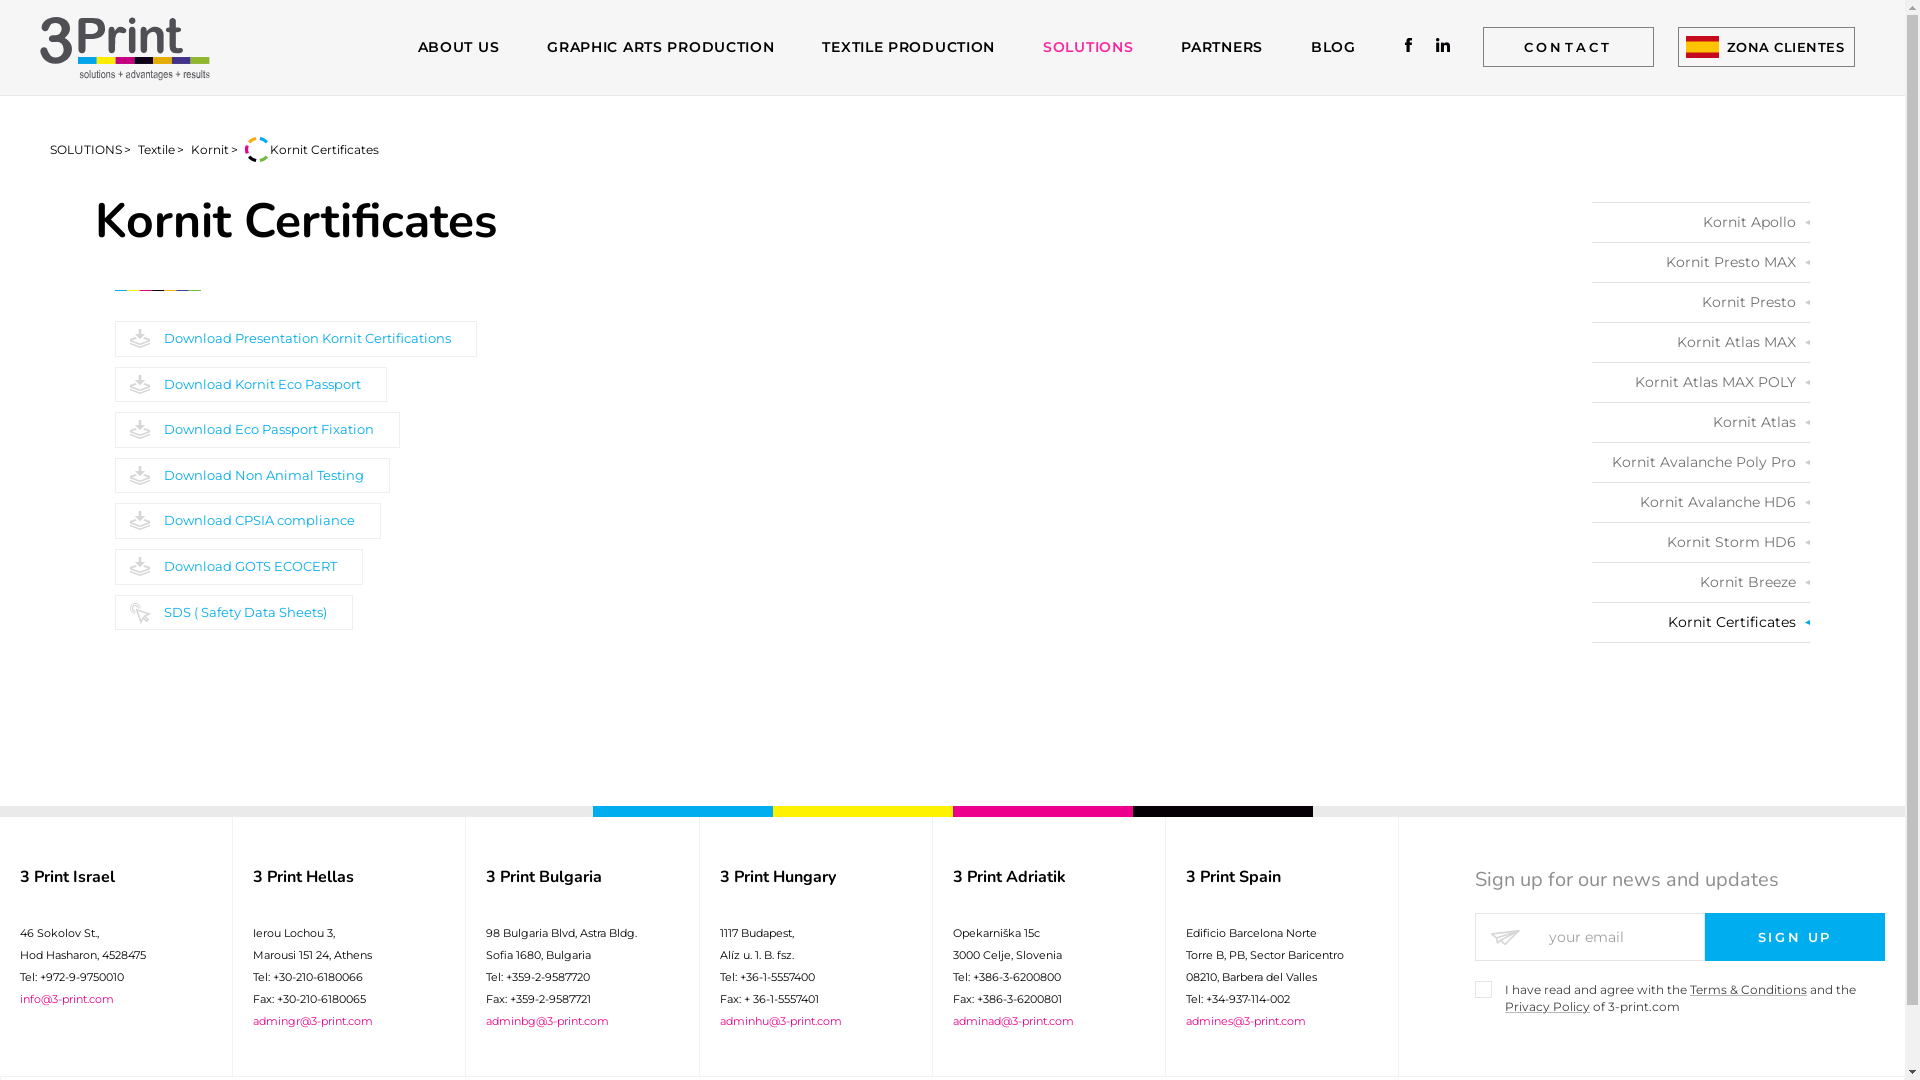 The width and height of the screenshot is (1920, 1080). Describe the element at coordinates (660, 45) in the screenshot. I see `'GRAPHIC ARTS PRODUCTION'` at that location.